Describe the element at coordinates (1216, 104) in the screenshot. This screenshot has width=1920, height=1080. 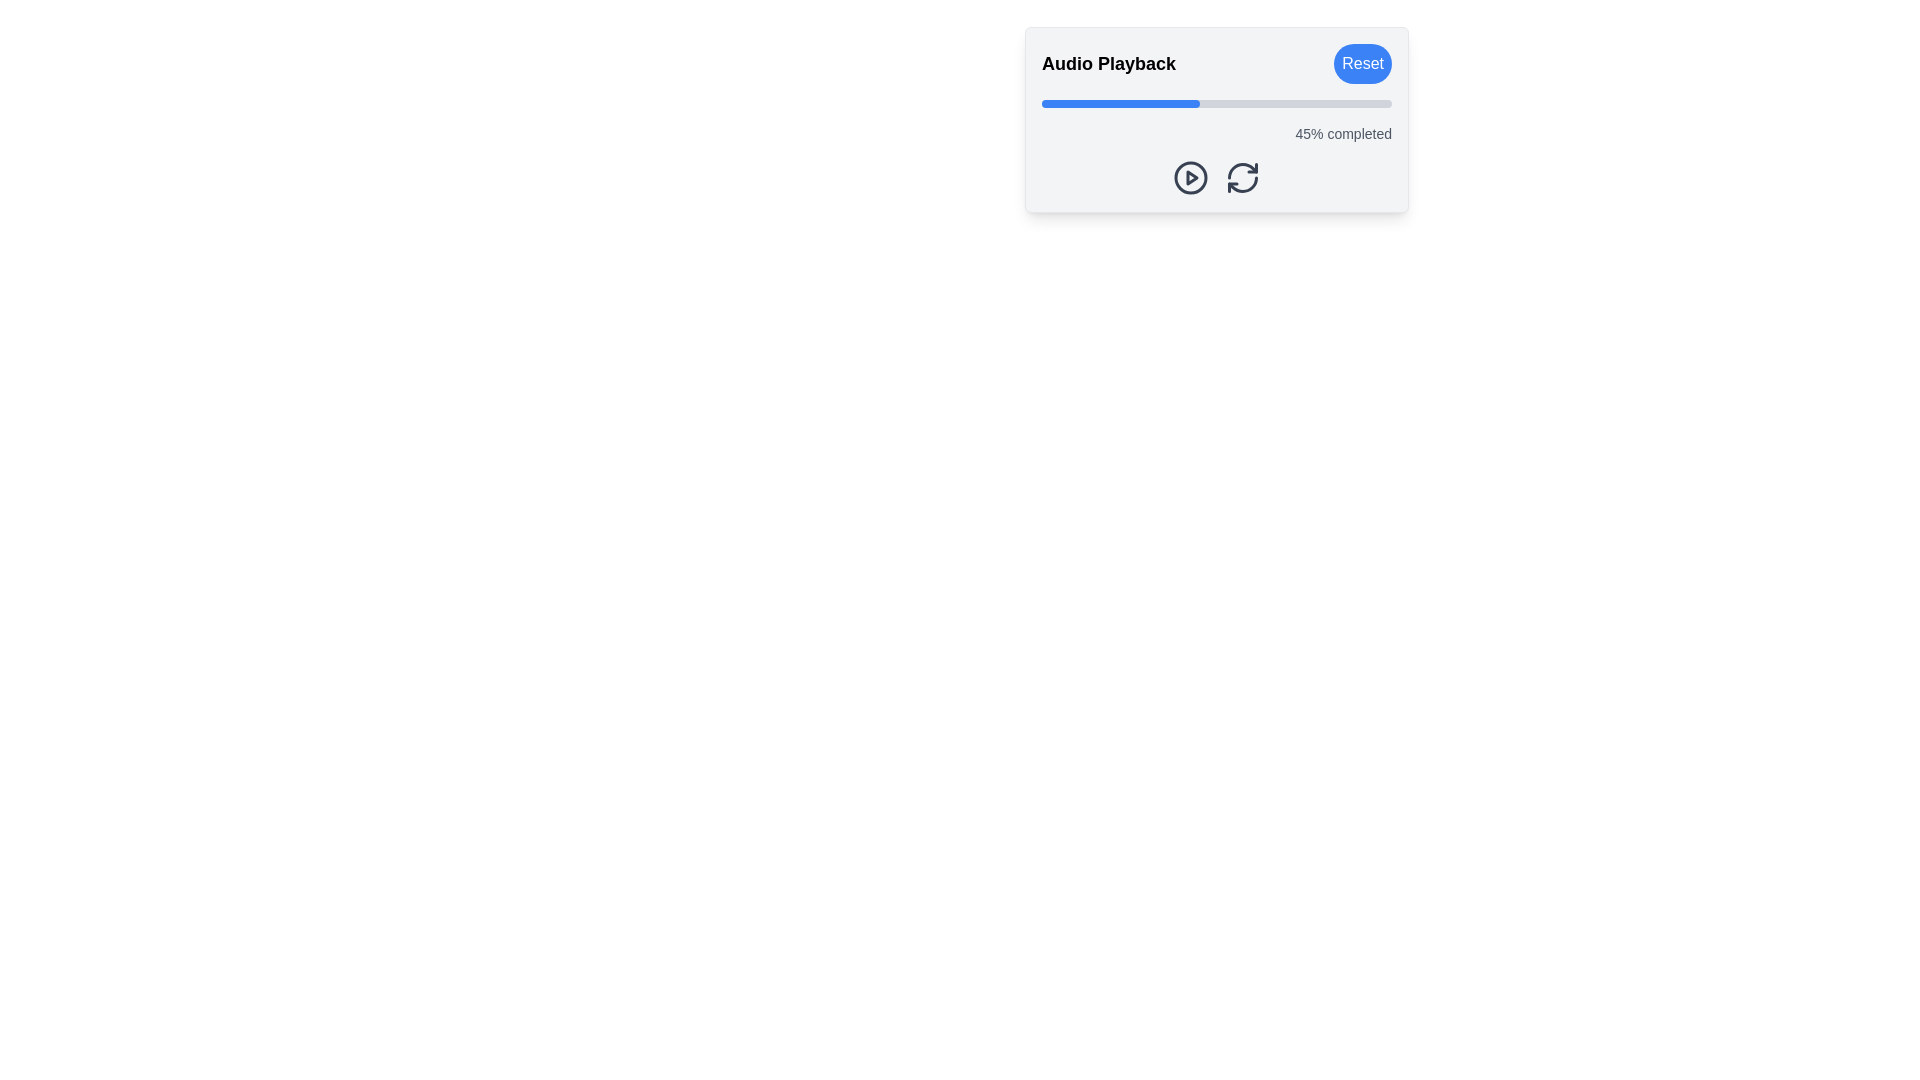
I see `the progress bar located beneath the title 'Audio Playback' and above the text '45% completed'` at that location.